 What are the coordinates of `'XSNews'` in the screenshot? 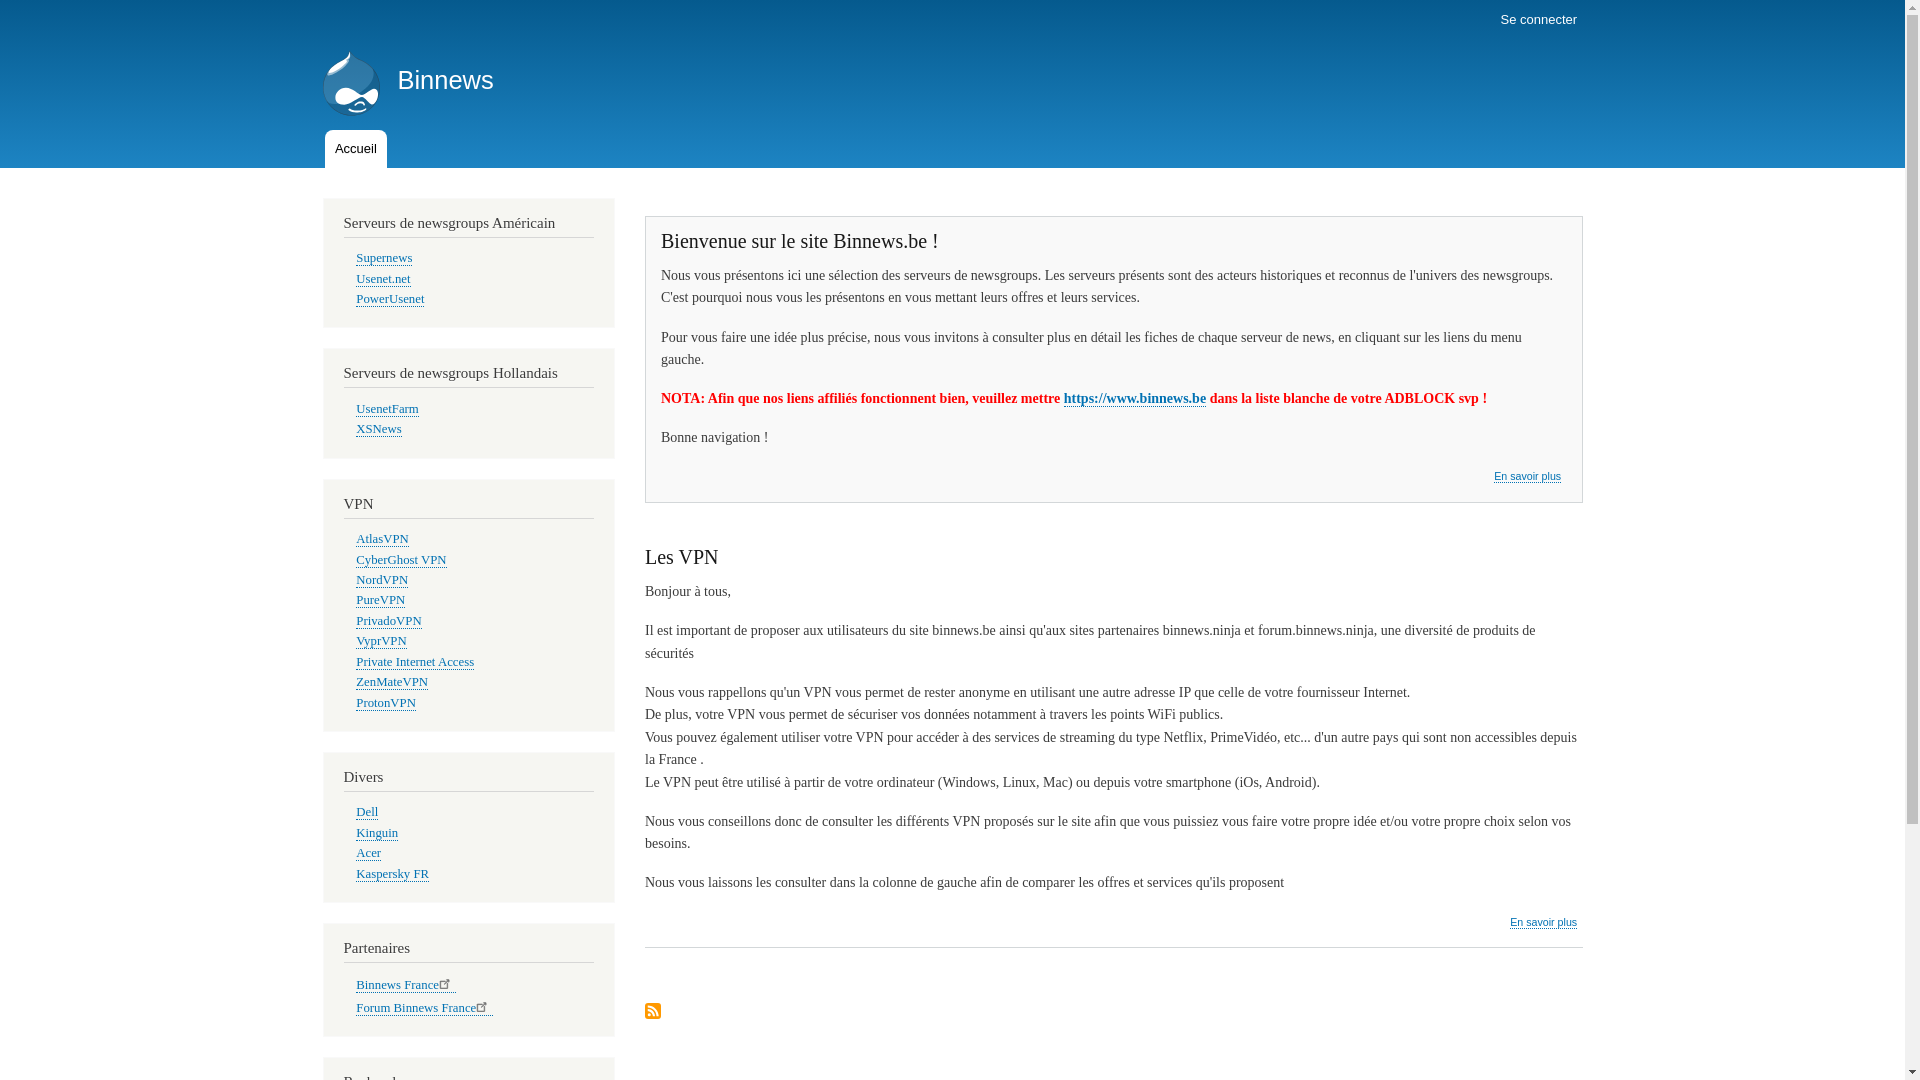 It's located at (355, 428).